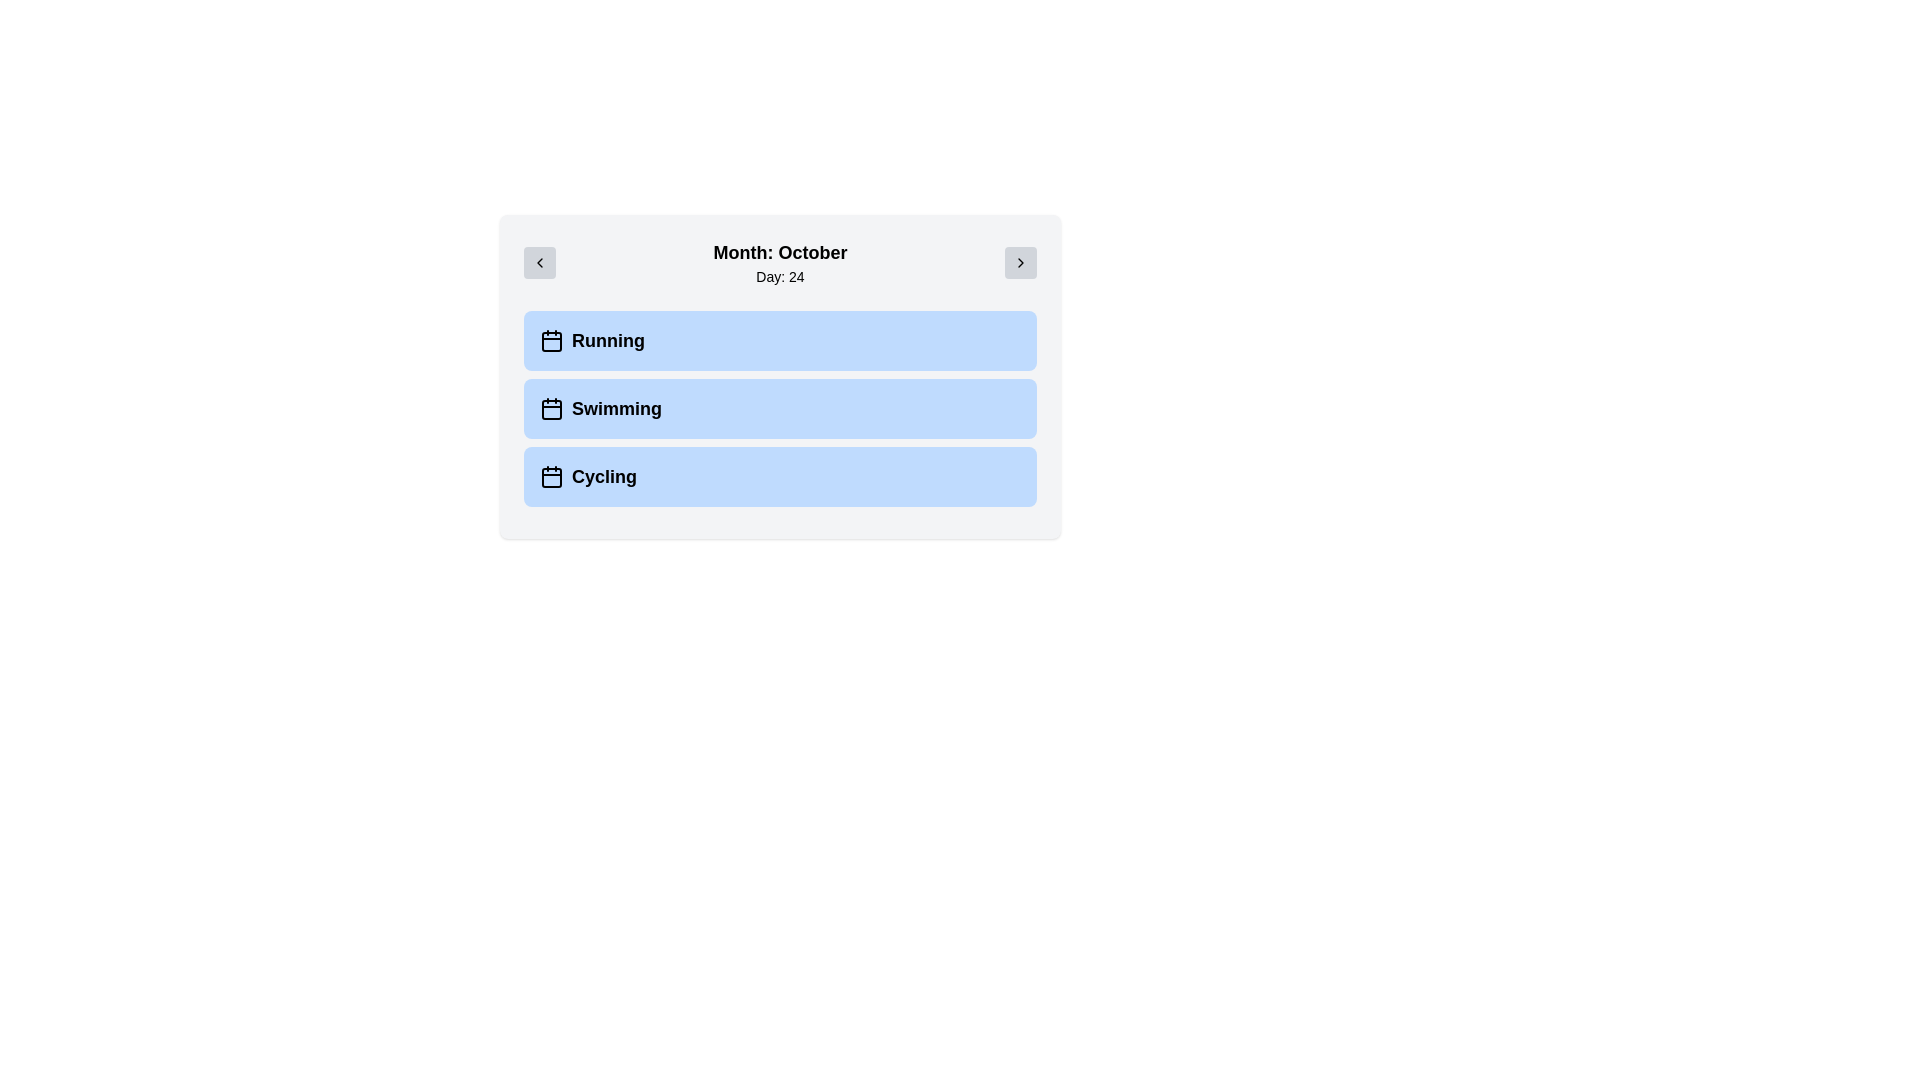 The width and height of the screenshot is (1920, 1080). I want to click on the calendar icon which is a minimalistic square-shaped icon with rounded edges, located to the left of the text 'Running' in the first row of the list, so click(552, 339).